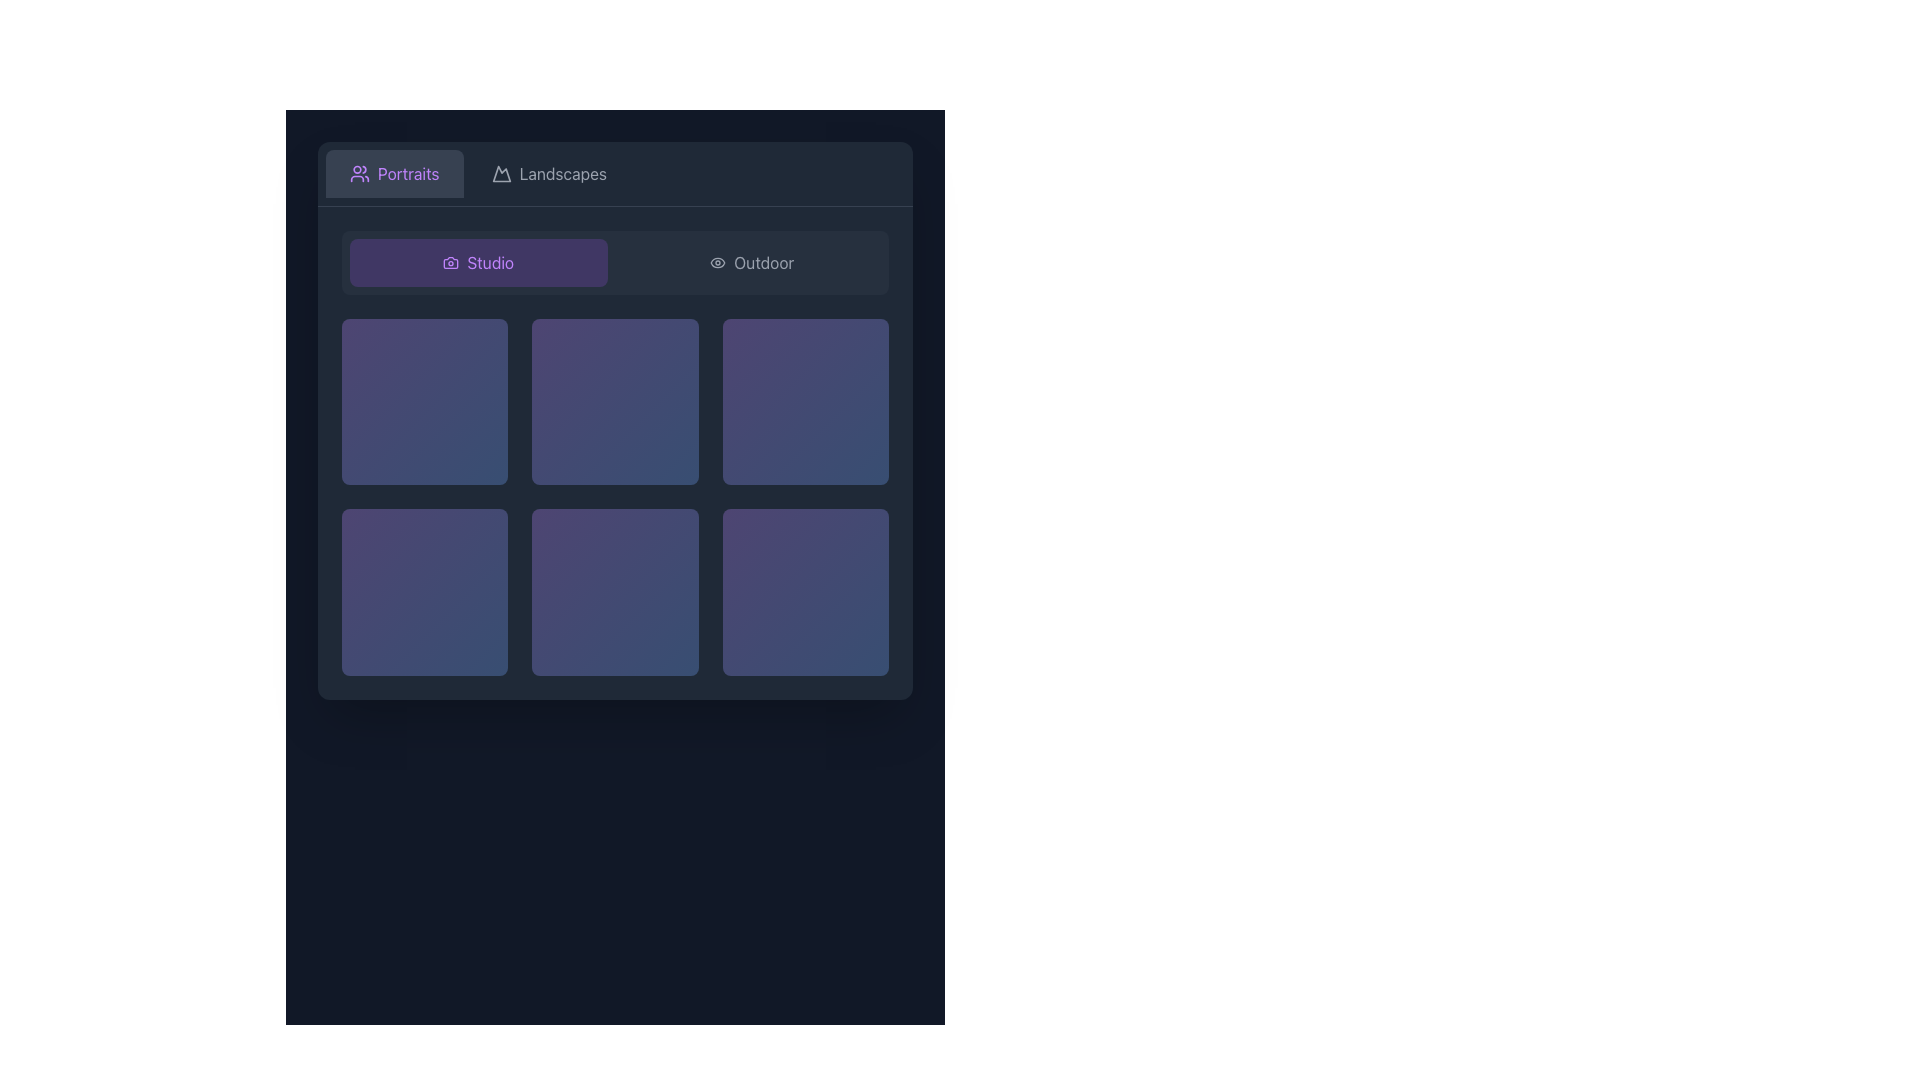 Image resolution: width=1920 pixels, height=1080 pixels. I want to click on the second card labeled 'Photo Title 2', so click(614, 402).